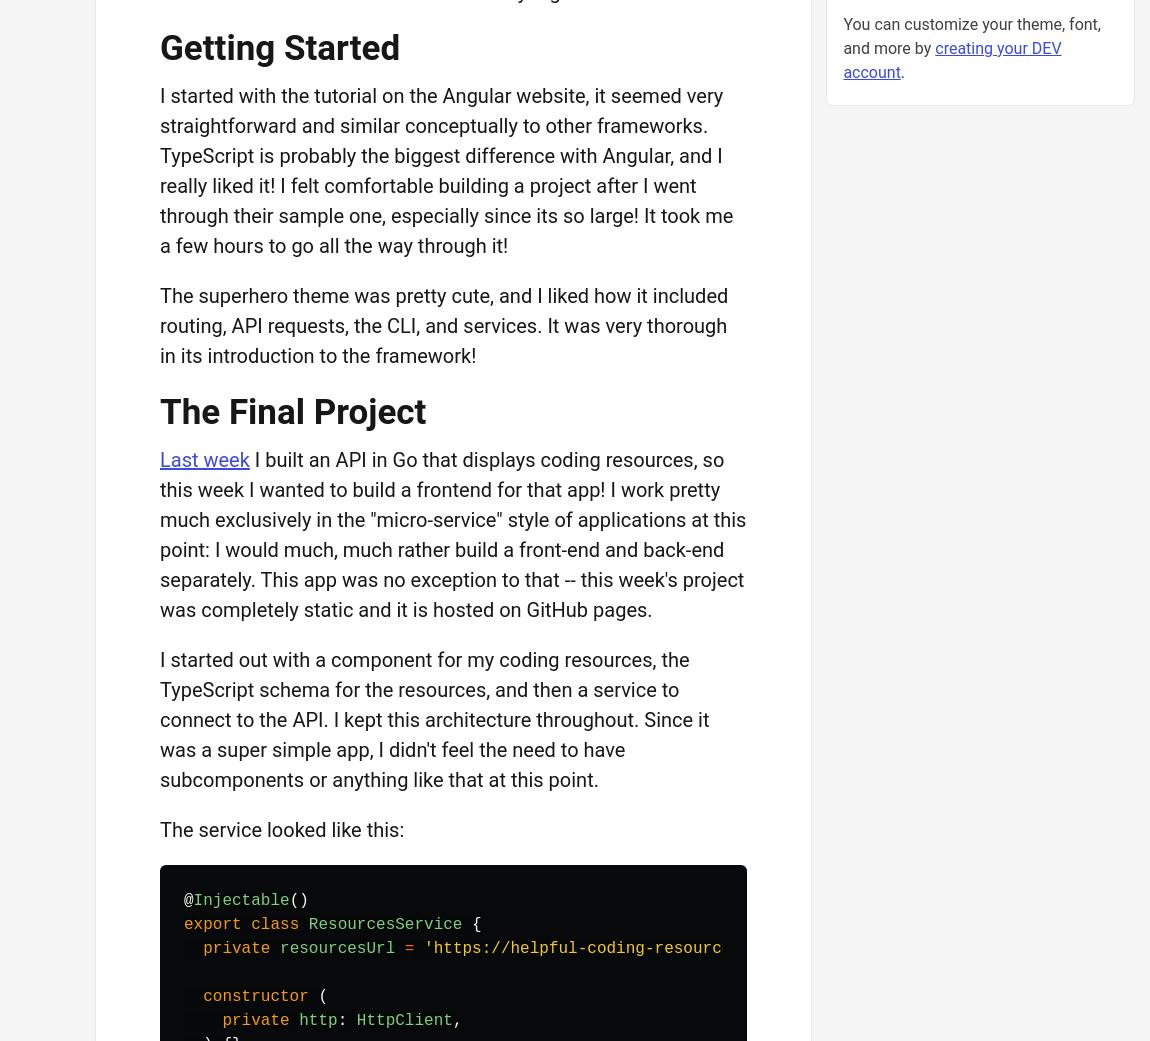  I want to click on ';', so click(984, 948).